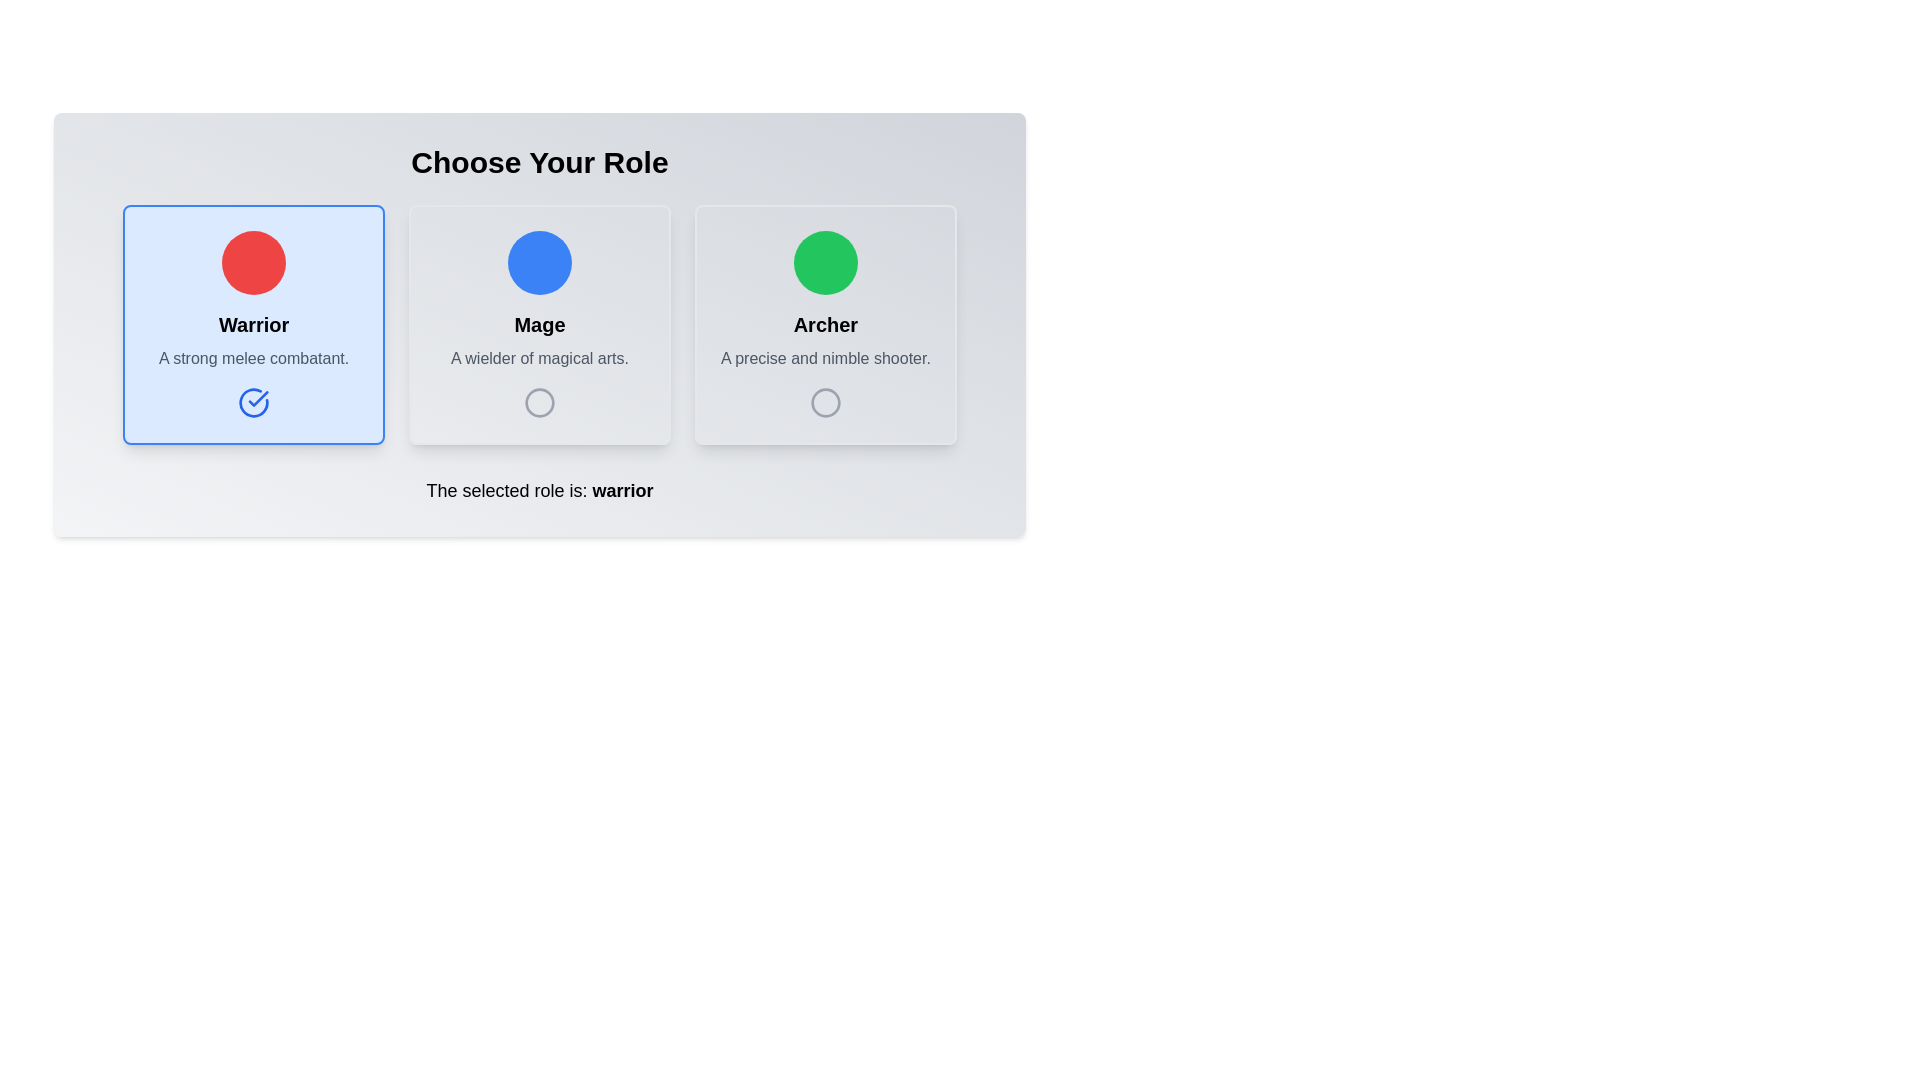  Describe the element at coordinates (253, 402) in the screenshot. I see `on the circular selection icon with a blue border and checkmark inside, located below the 'Warrior' text in the selection card` at that location.